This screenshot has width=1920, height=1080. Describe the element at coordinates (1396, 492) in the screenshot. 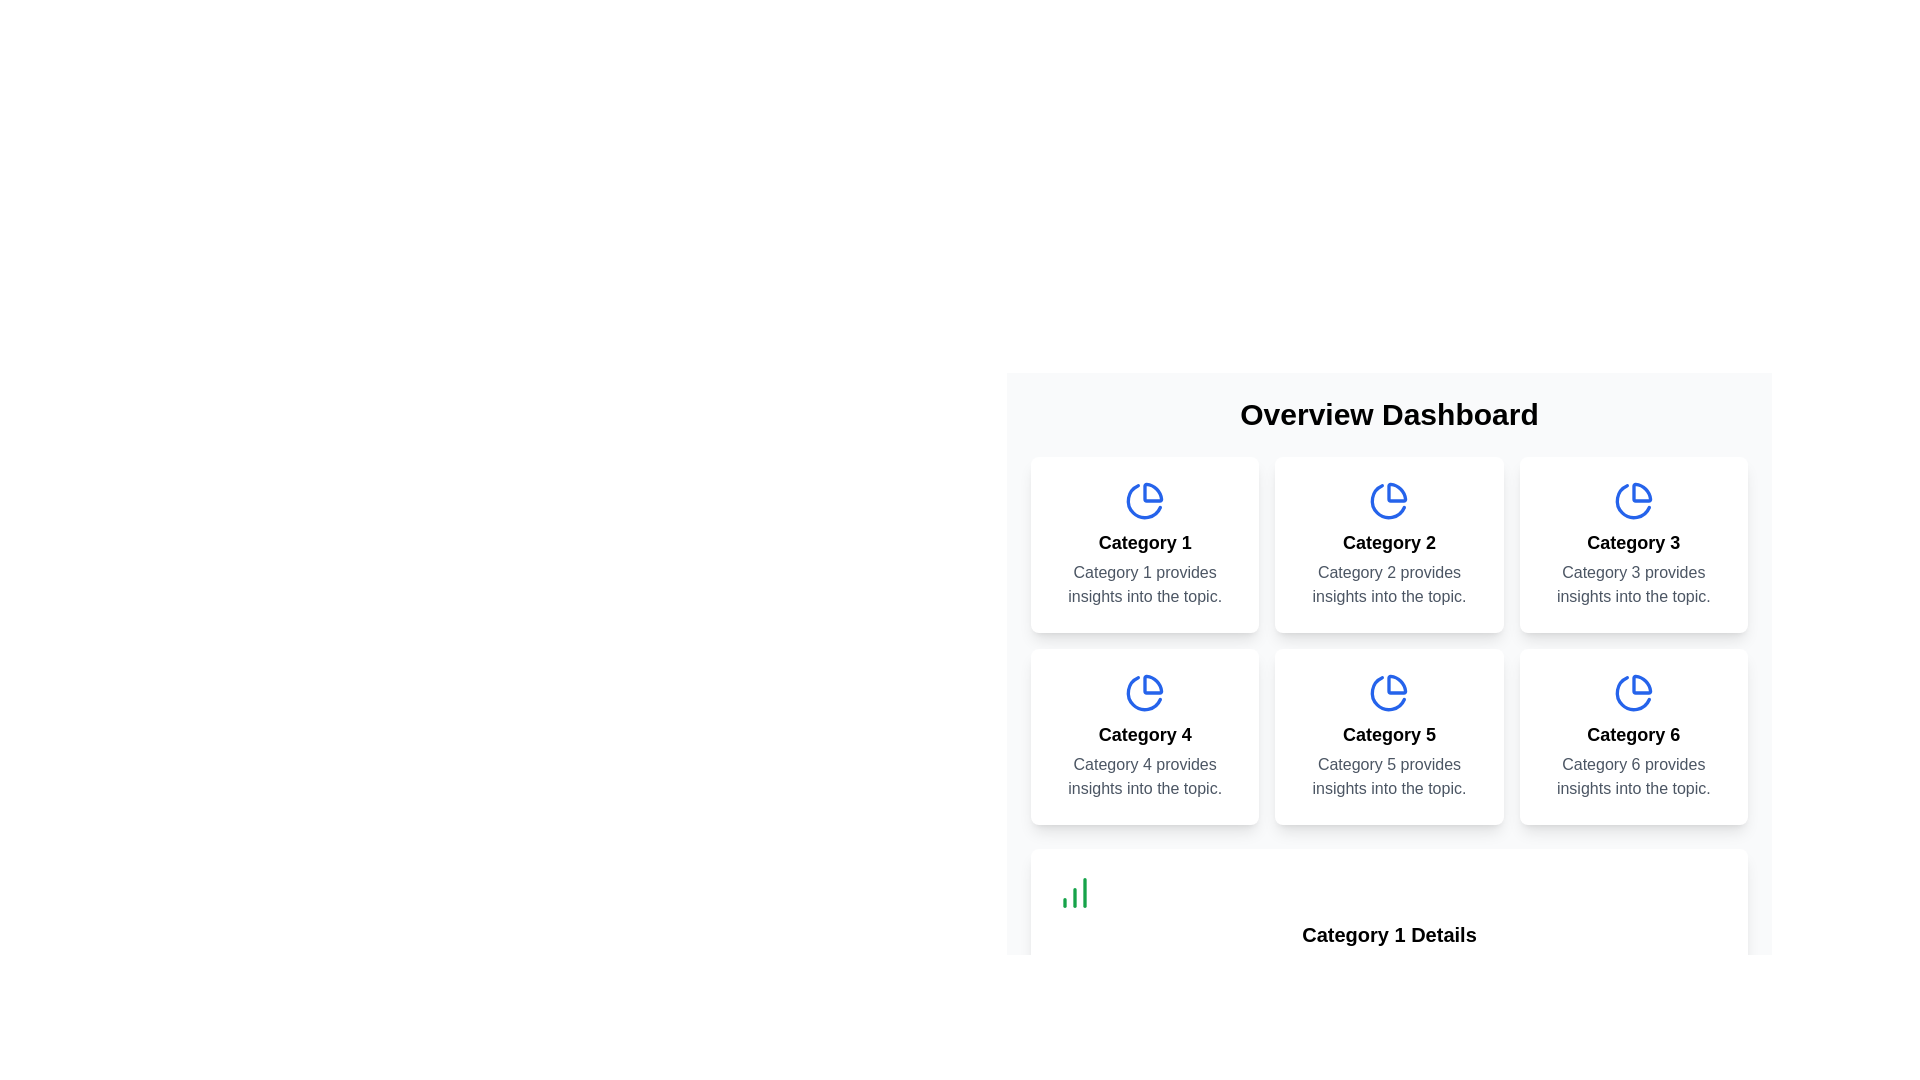

I see `the upper-right segment of the pie chart icon representing 'Category 2'` at that location.